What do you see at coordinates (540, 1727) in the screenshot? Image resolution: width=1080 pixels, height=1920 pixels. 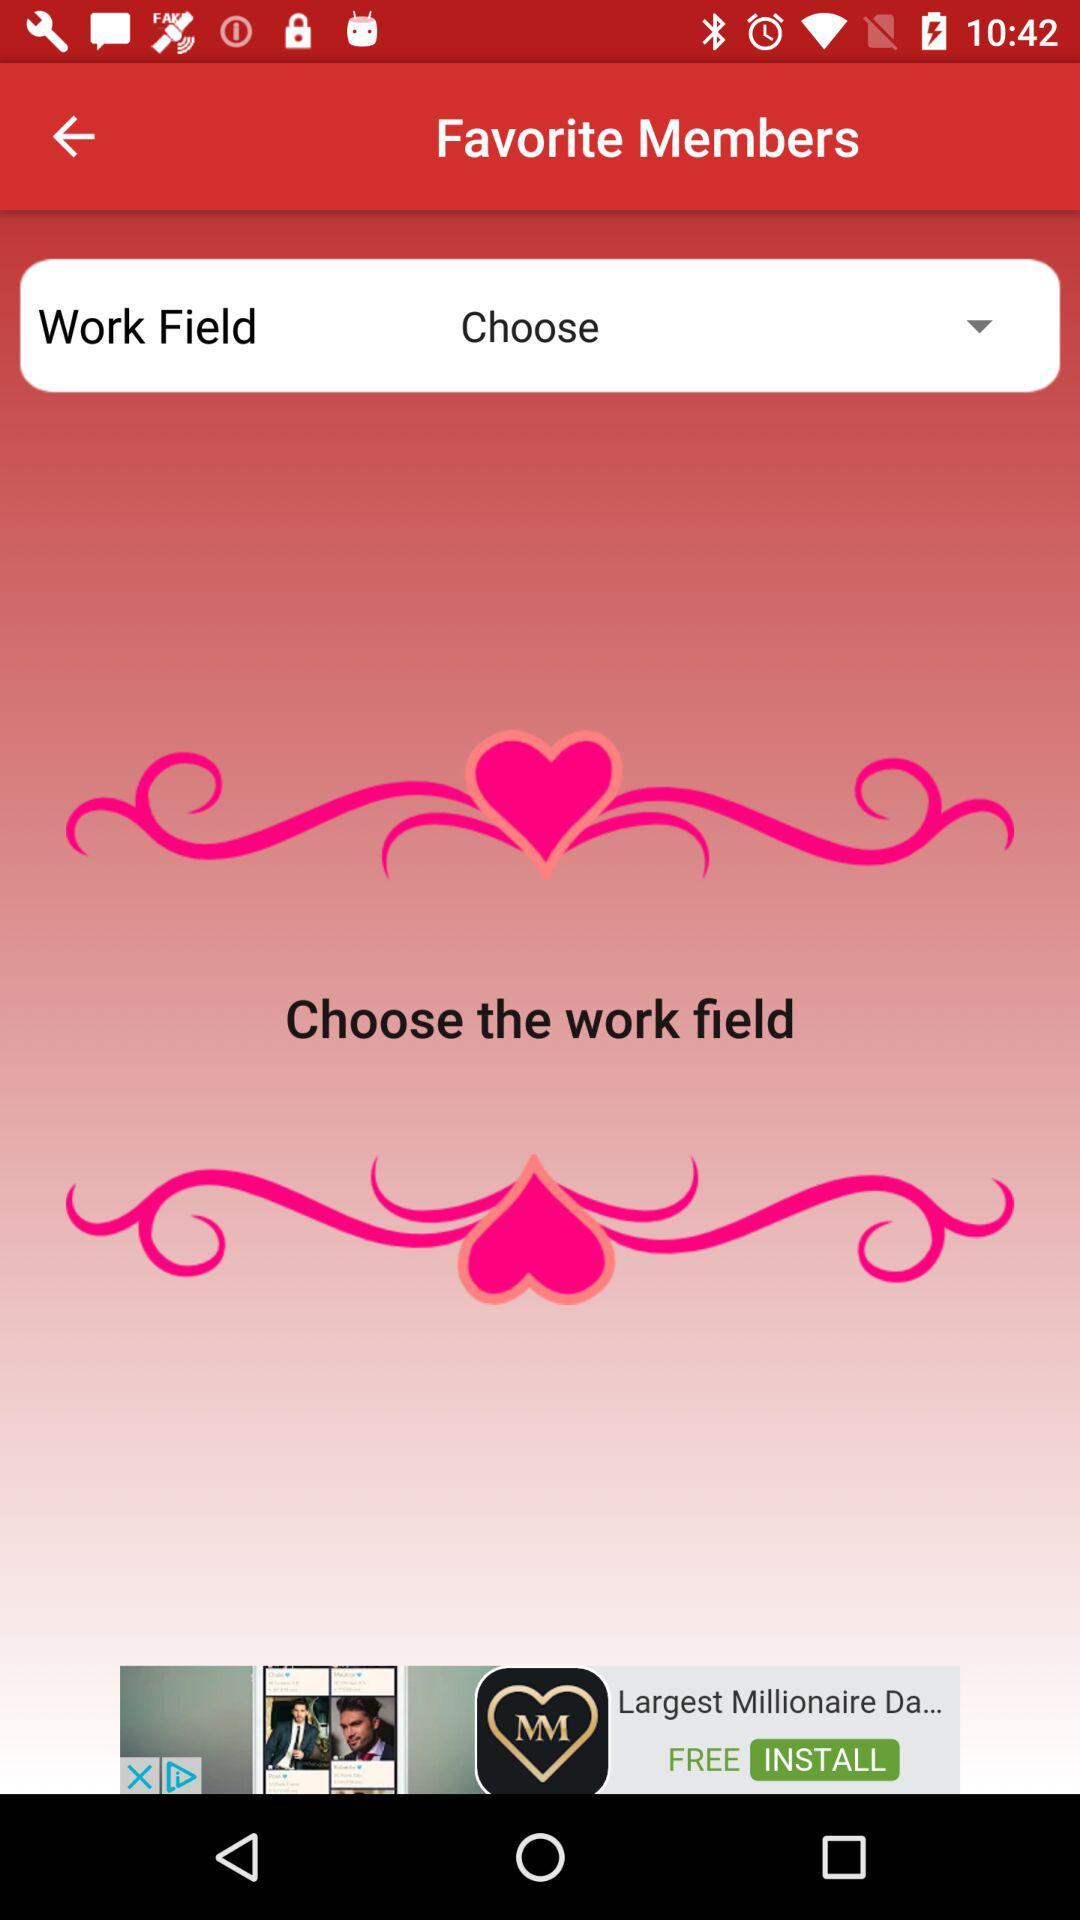 I see `click advertisement` at bounding box center [540, 1727].